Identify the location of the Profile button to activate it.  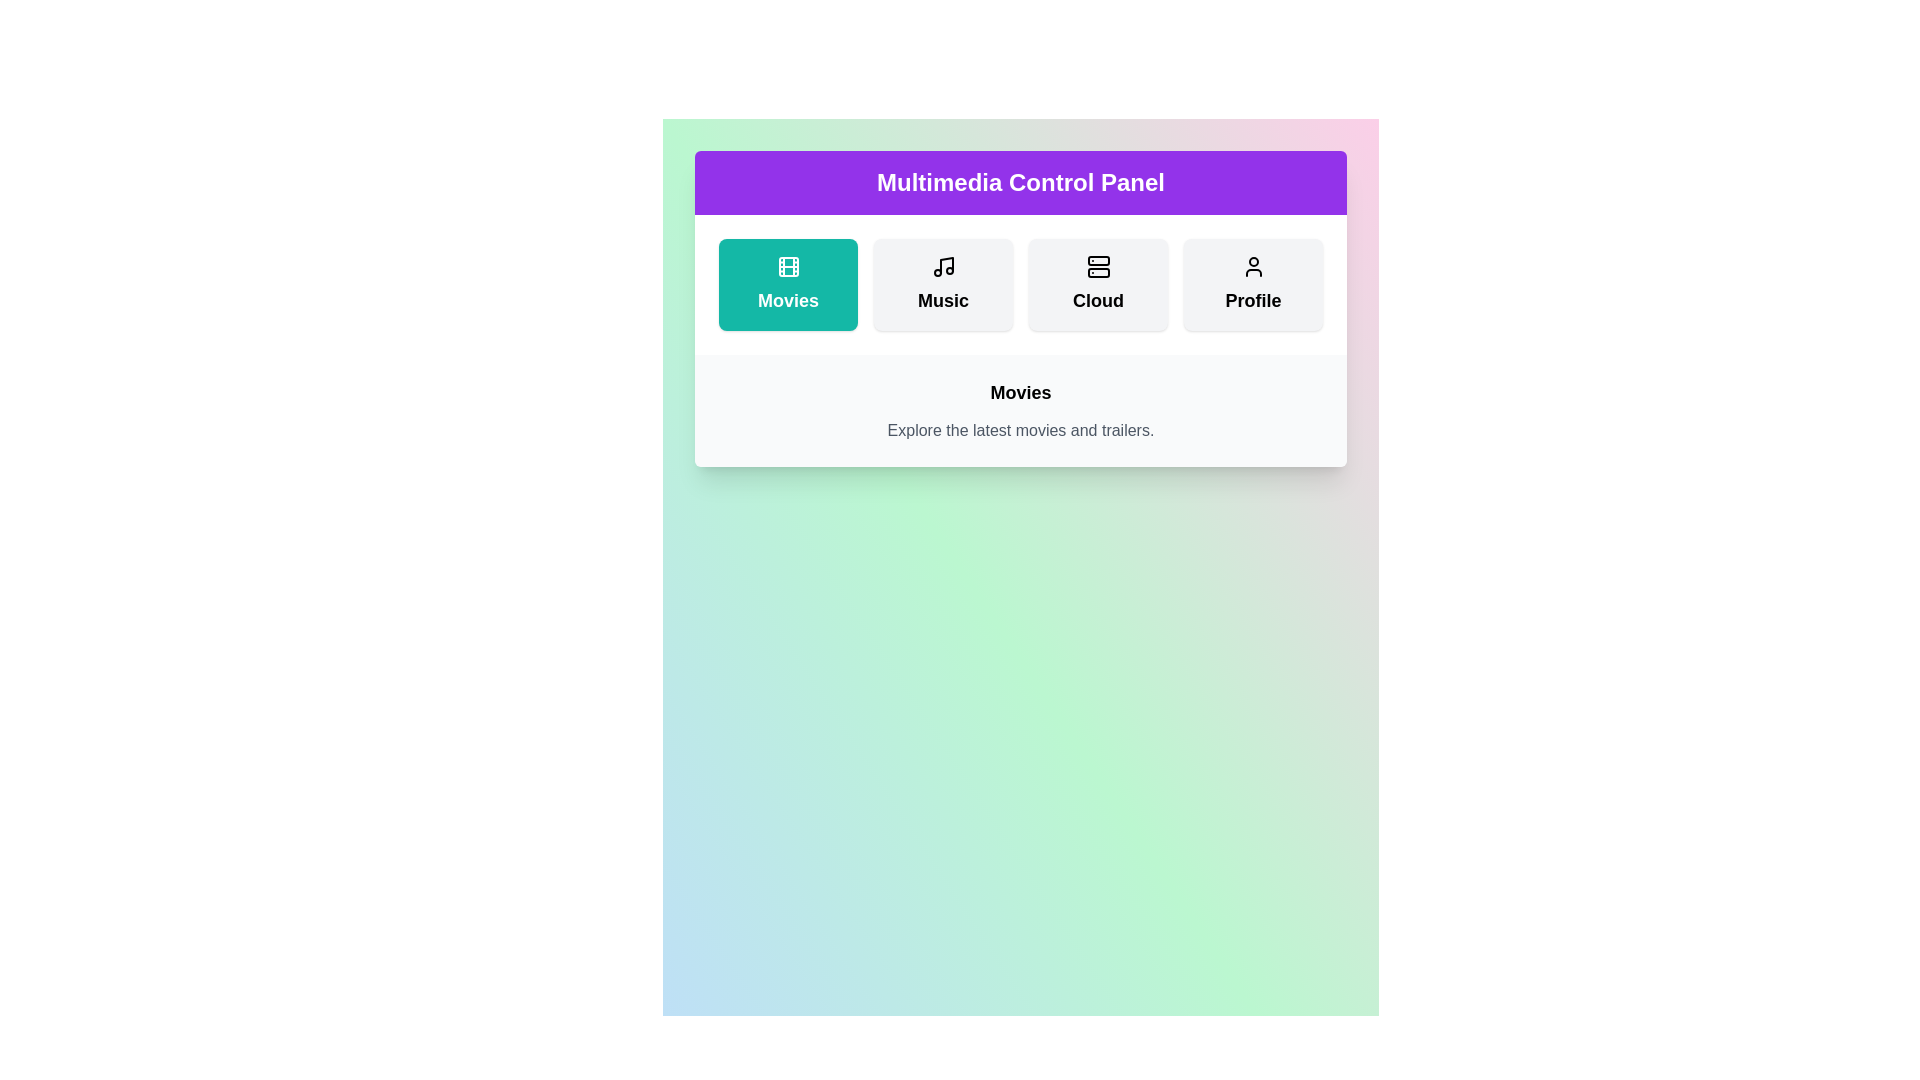
(1252, 285).